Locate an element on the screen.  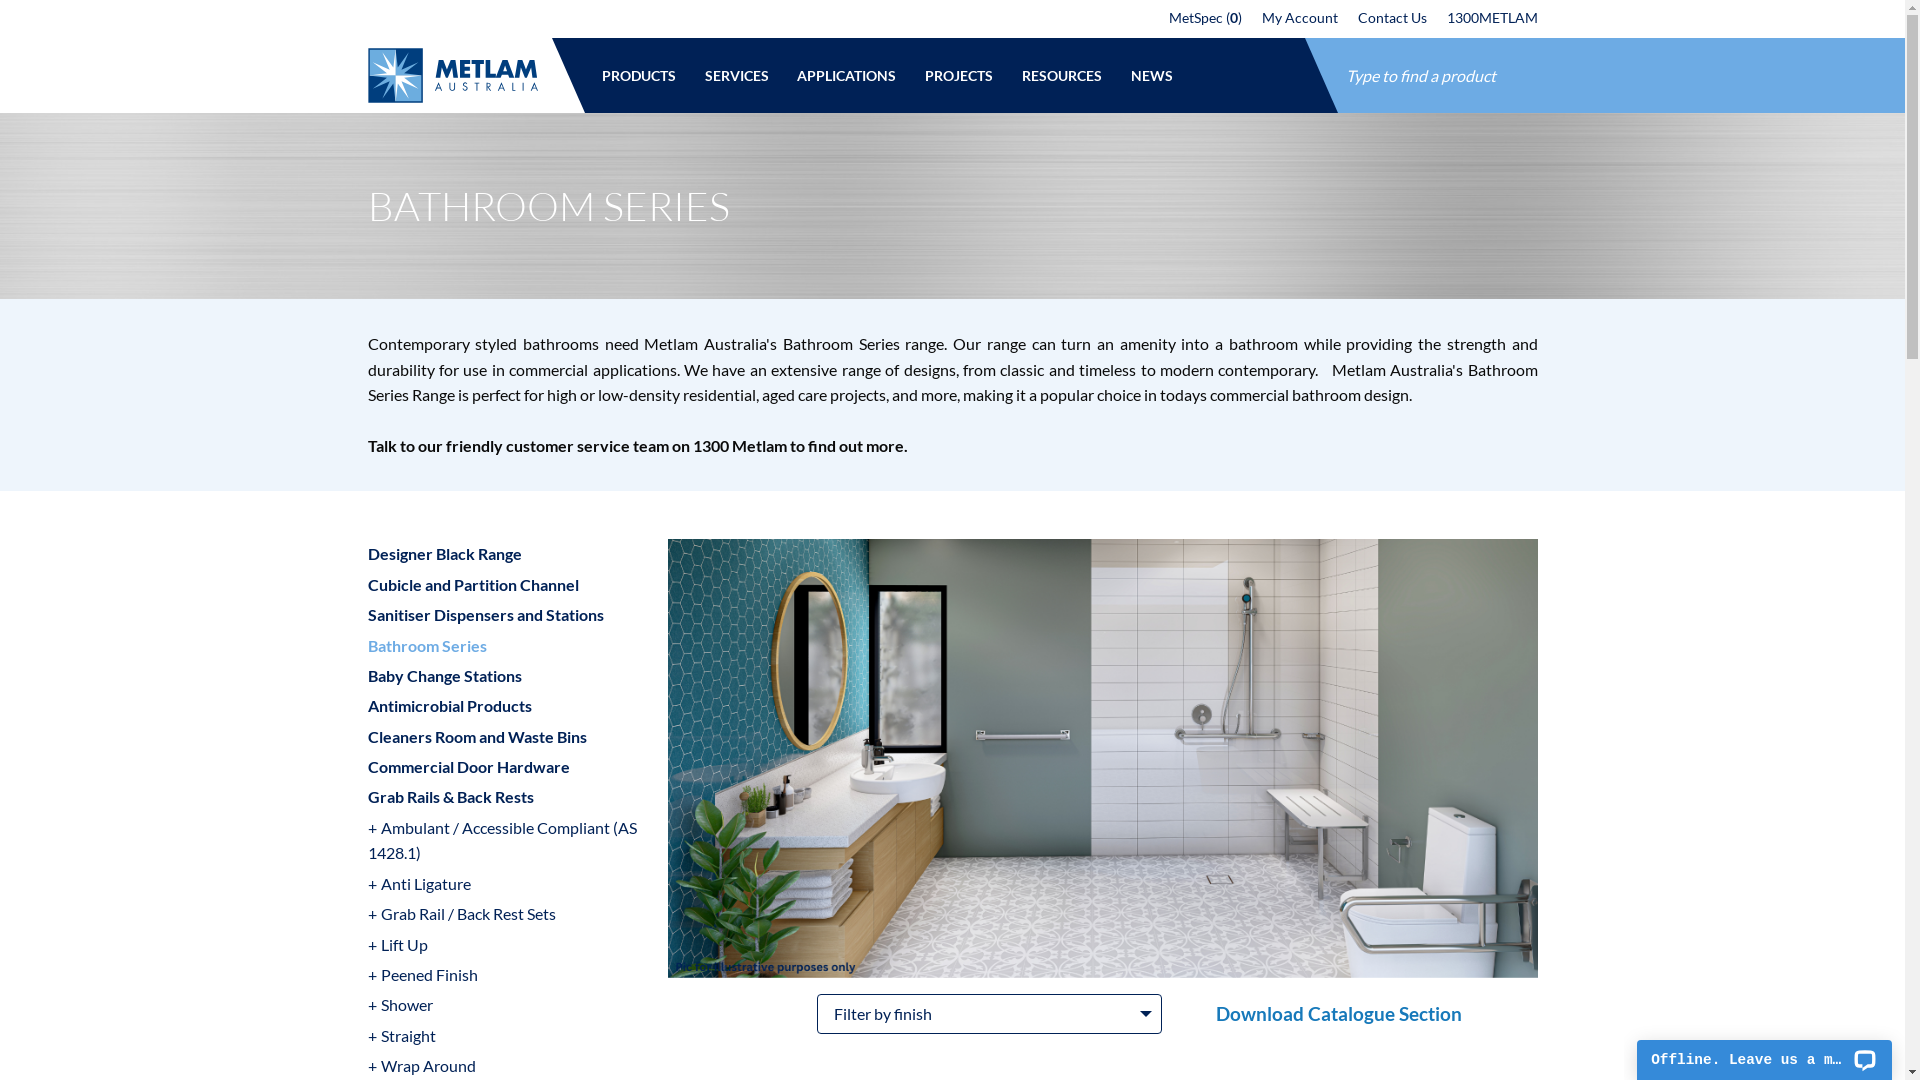
'APPLICATIONS' is located at coordinates (781, 74).